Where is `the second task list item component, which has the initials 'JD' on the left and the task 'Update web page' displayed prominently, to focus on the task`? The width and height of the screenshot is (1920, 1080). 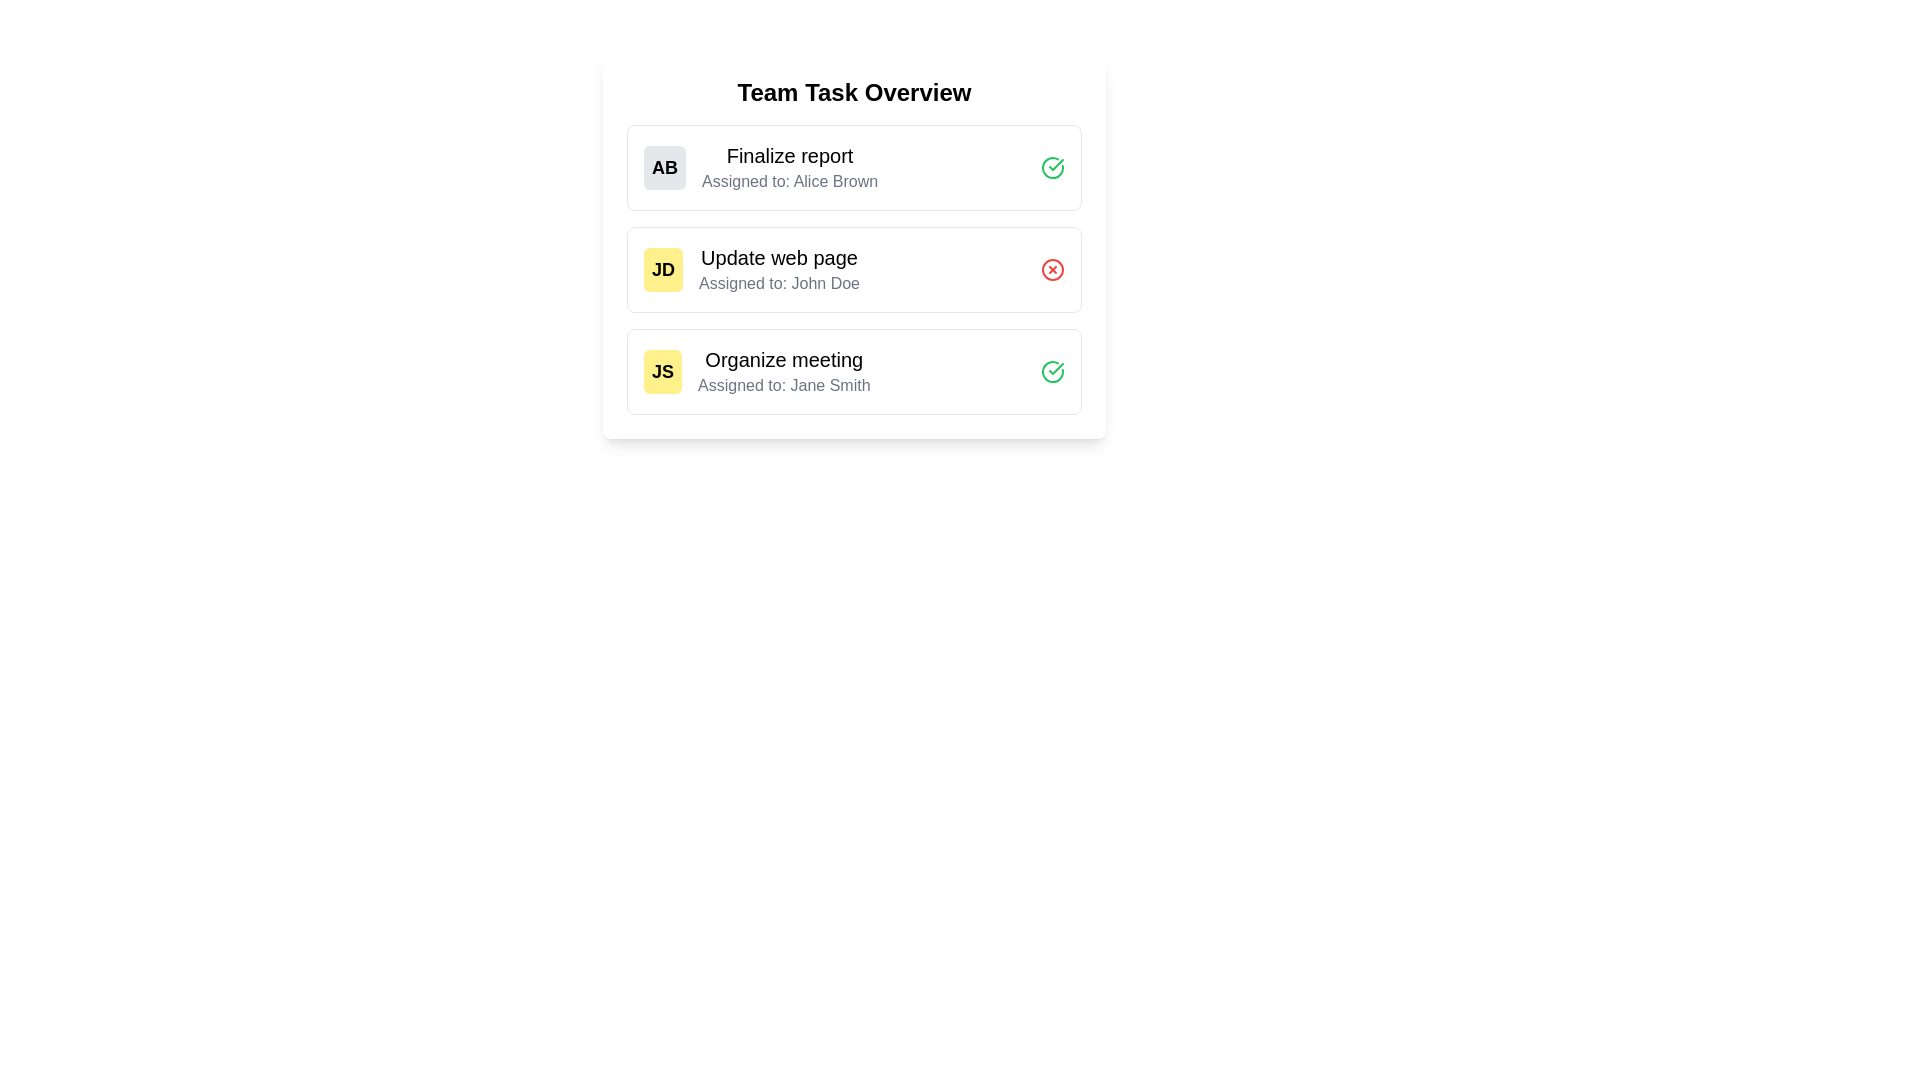
the second task list item component, which has the initials 'JD' on the left and the task 'Update web page' displayed prominently, to focus on the task is located at coordinates (854, 270).